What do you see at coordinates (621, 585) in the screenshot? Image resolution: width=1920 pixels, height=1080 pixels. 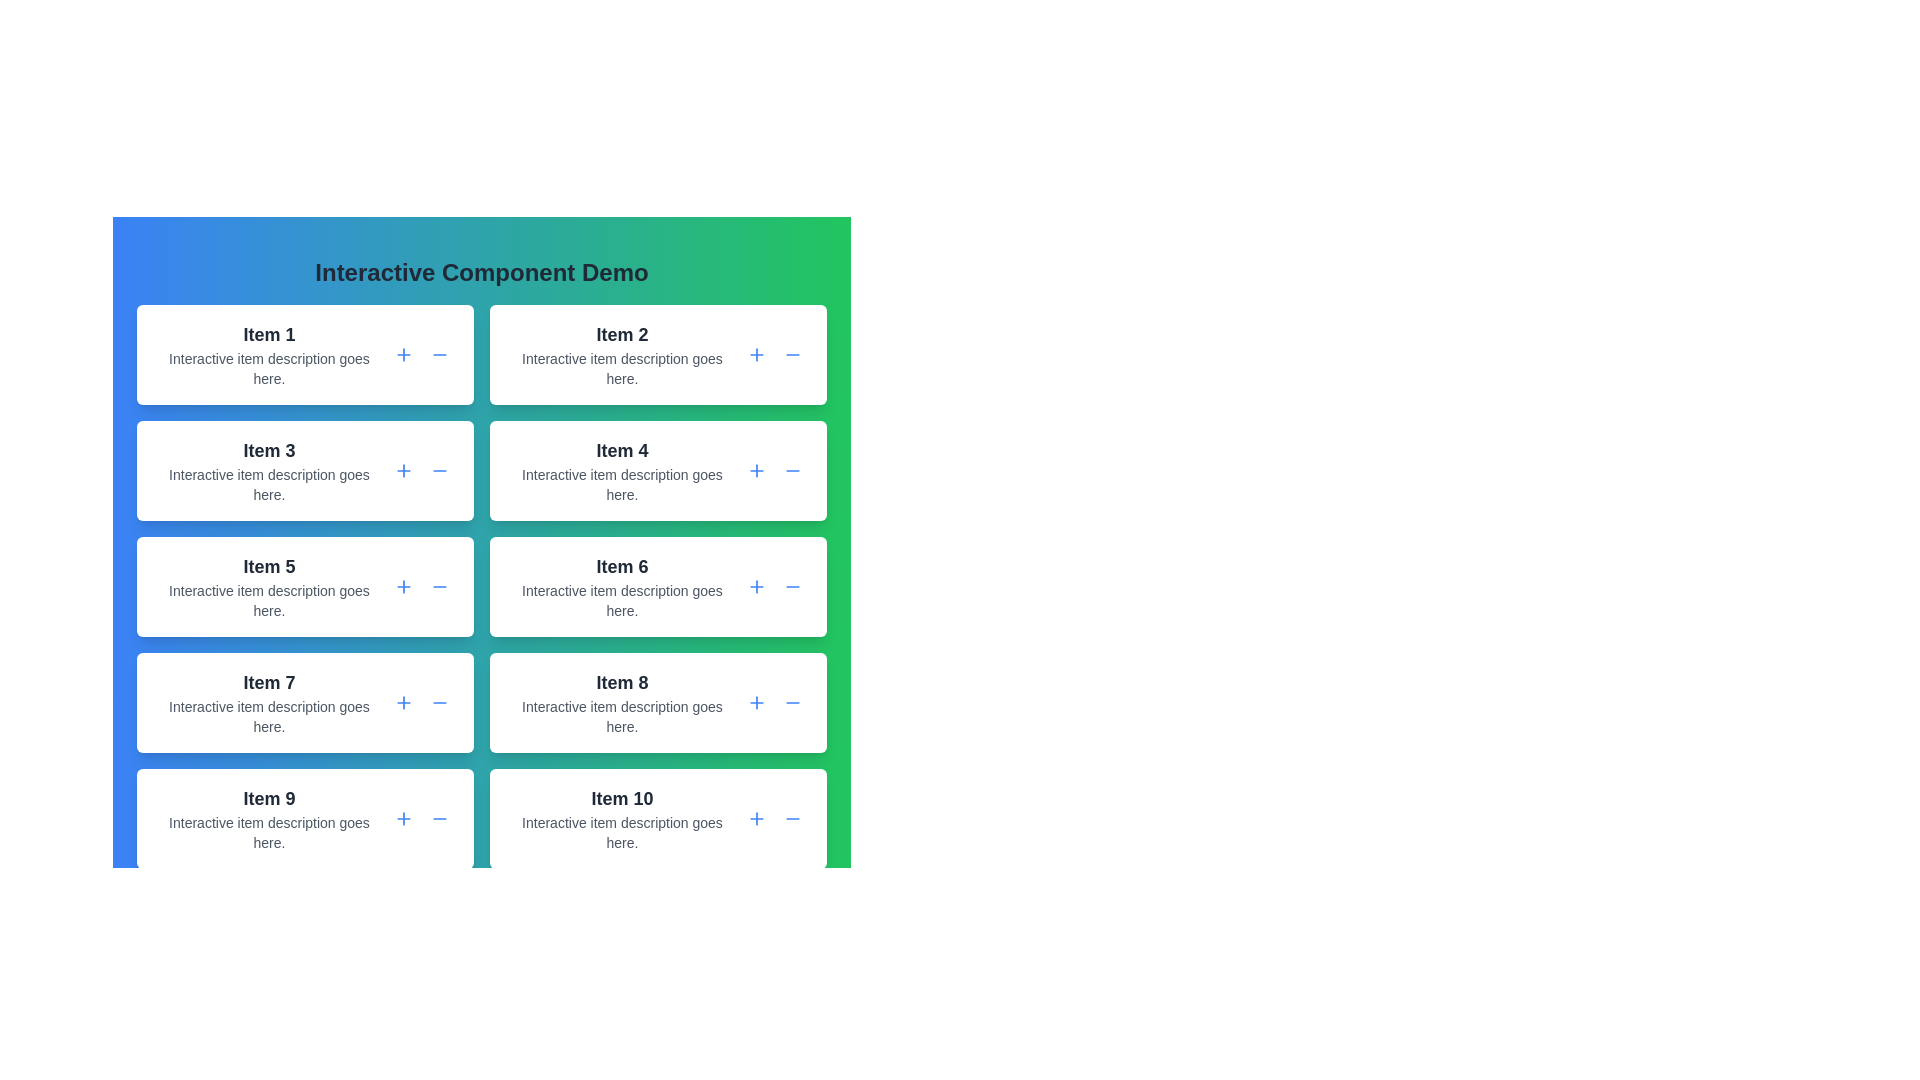 I see `the Text display block titled 'Item 6' that includes the description 'Interactive item description goes here.'` at bounding box center [621, 585].